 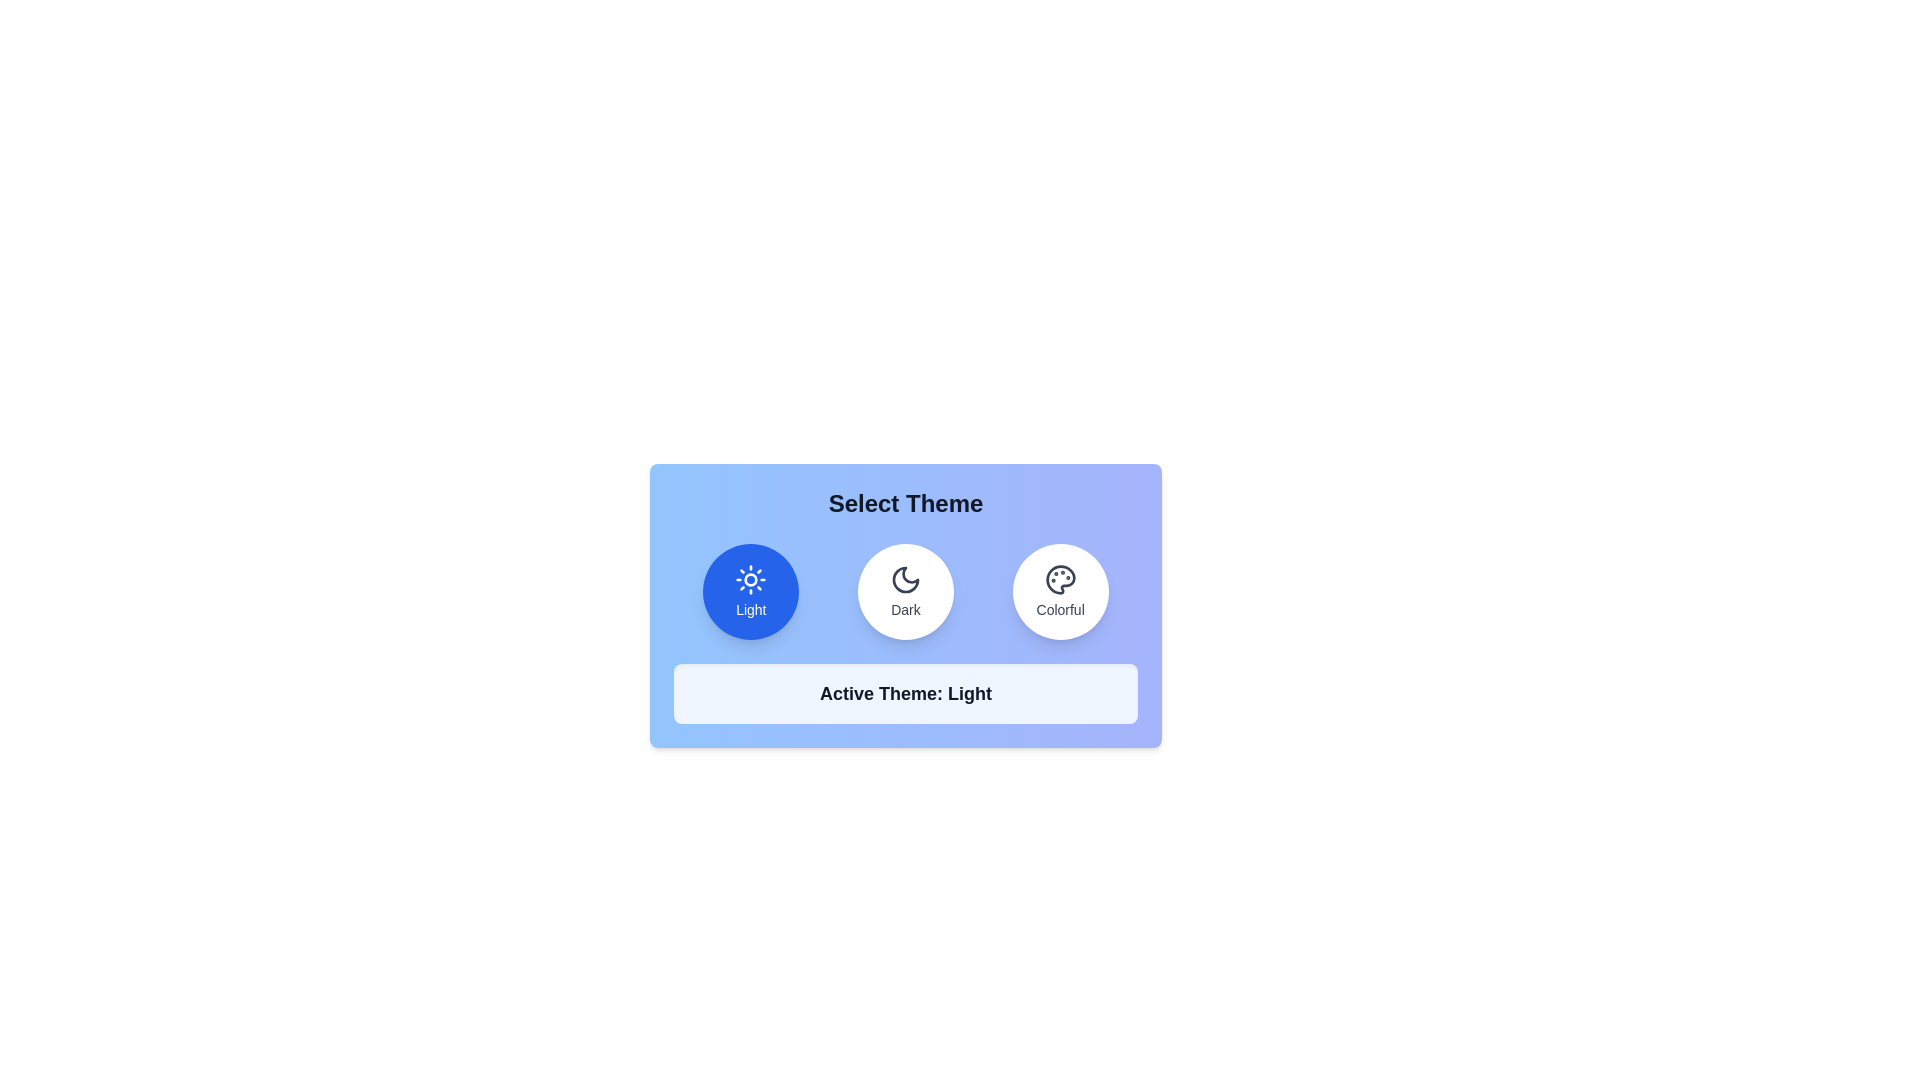 What do you see at coordinates (905, 693) in the screenshot?
I see `the text of the element displaying the active theme` at bounding box center [905, 693].